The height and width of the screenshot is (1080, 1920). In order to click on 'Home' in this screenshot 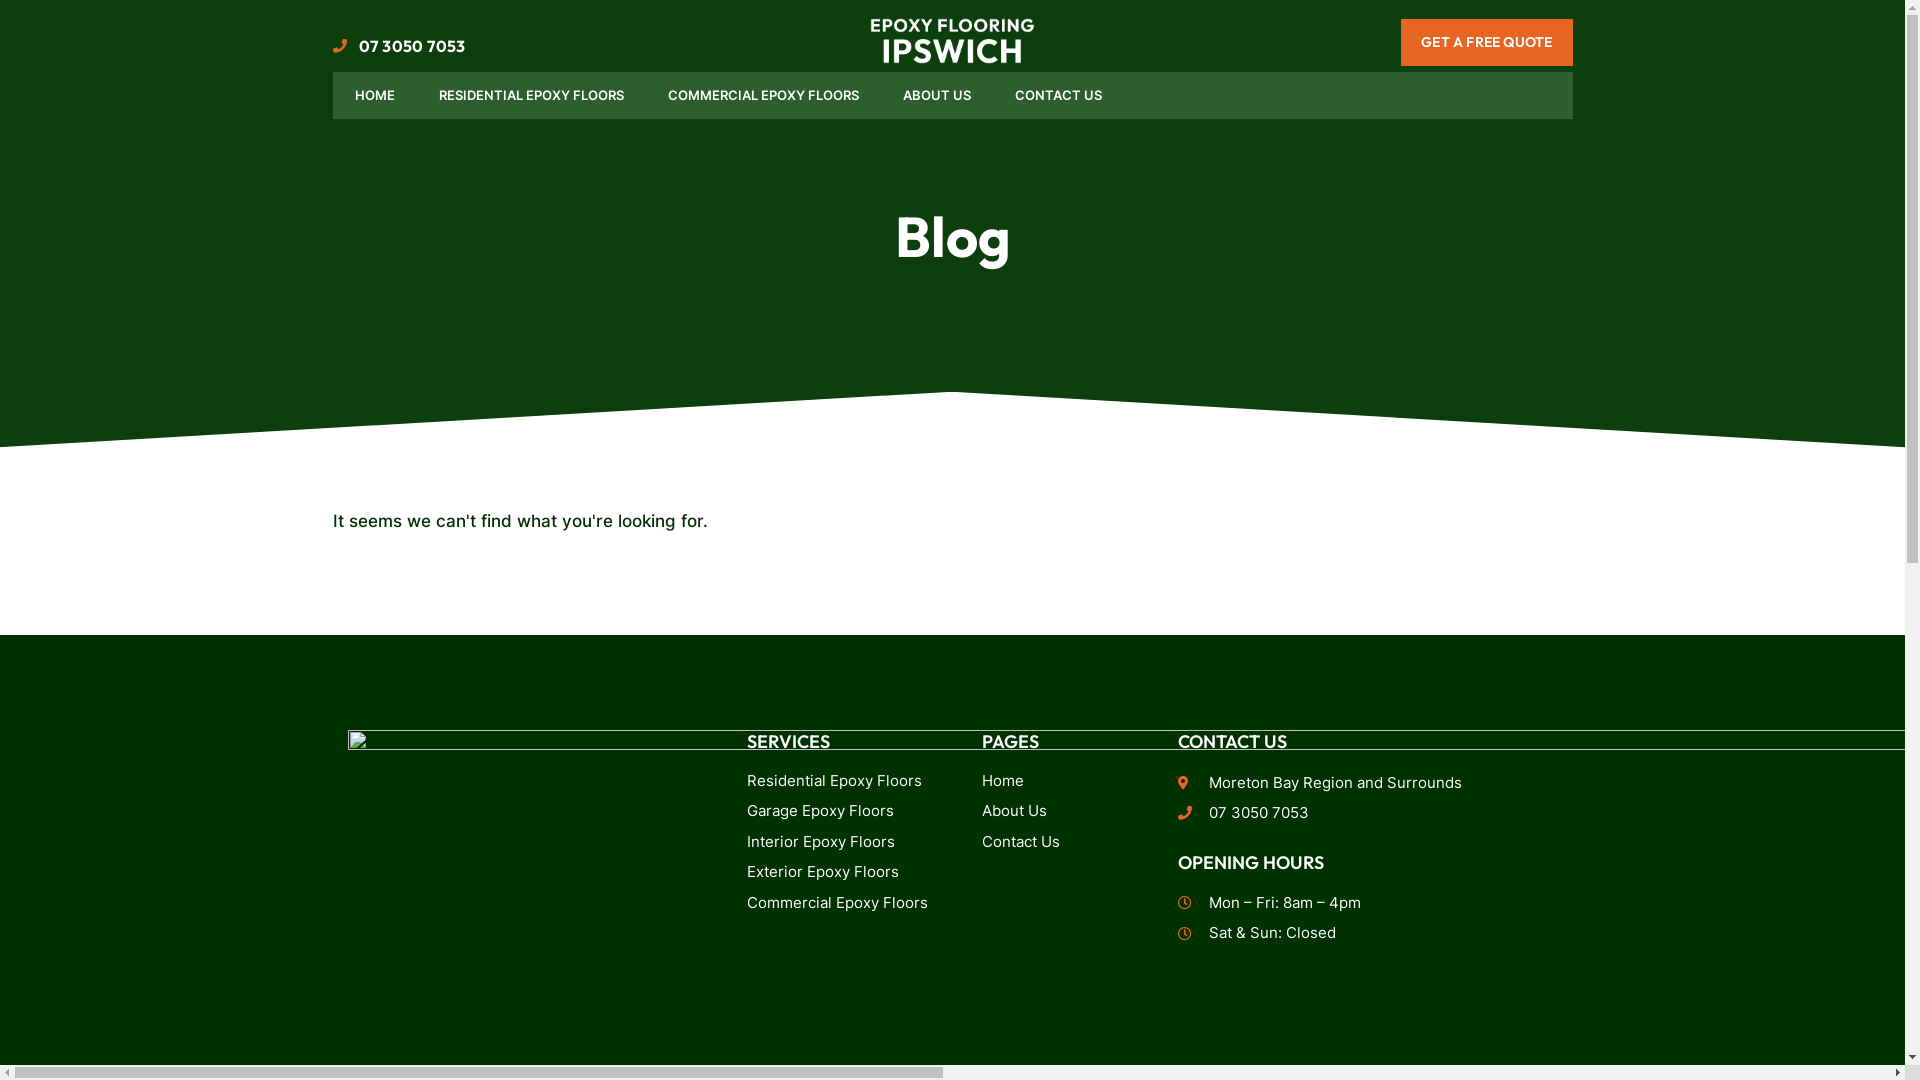, I will do `click(1064, 780)`.